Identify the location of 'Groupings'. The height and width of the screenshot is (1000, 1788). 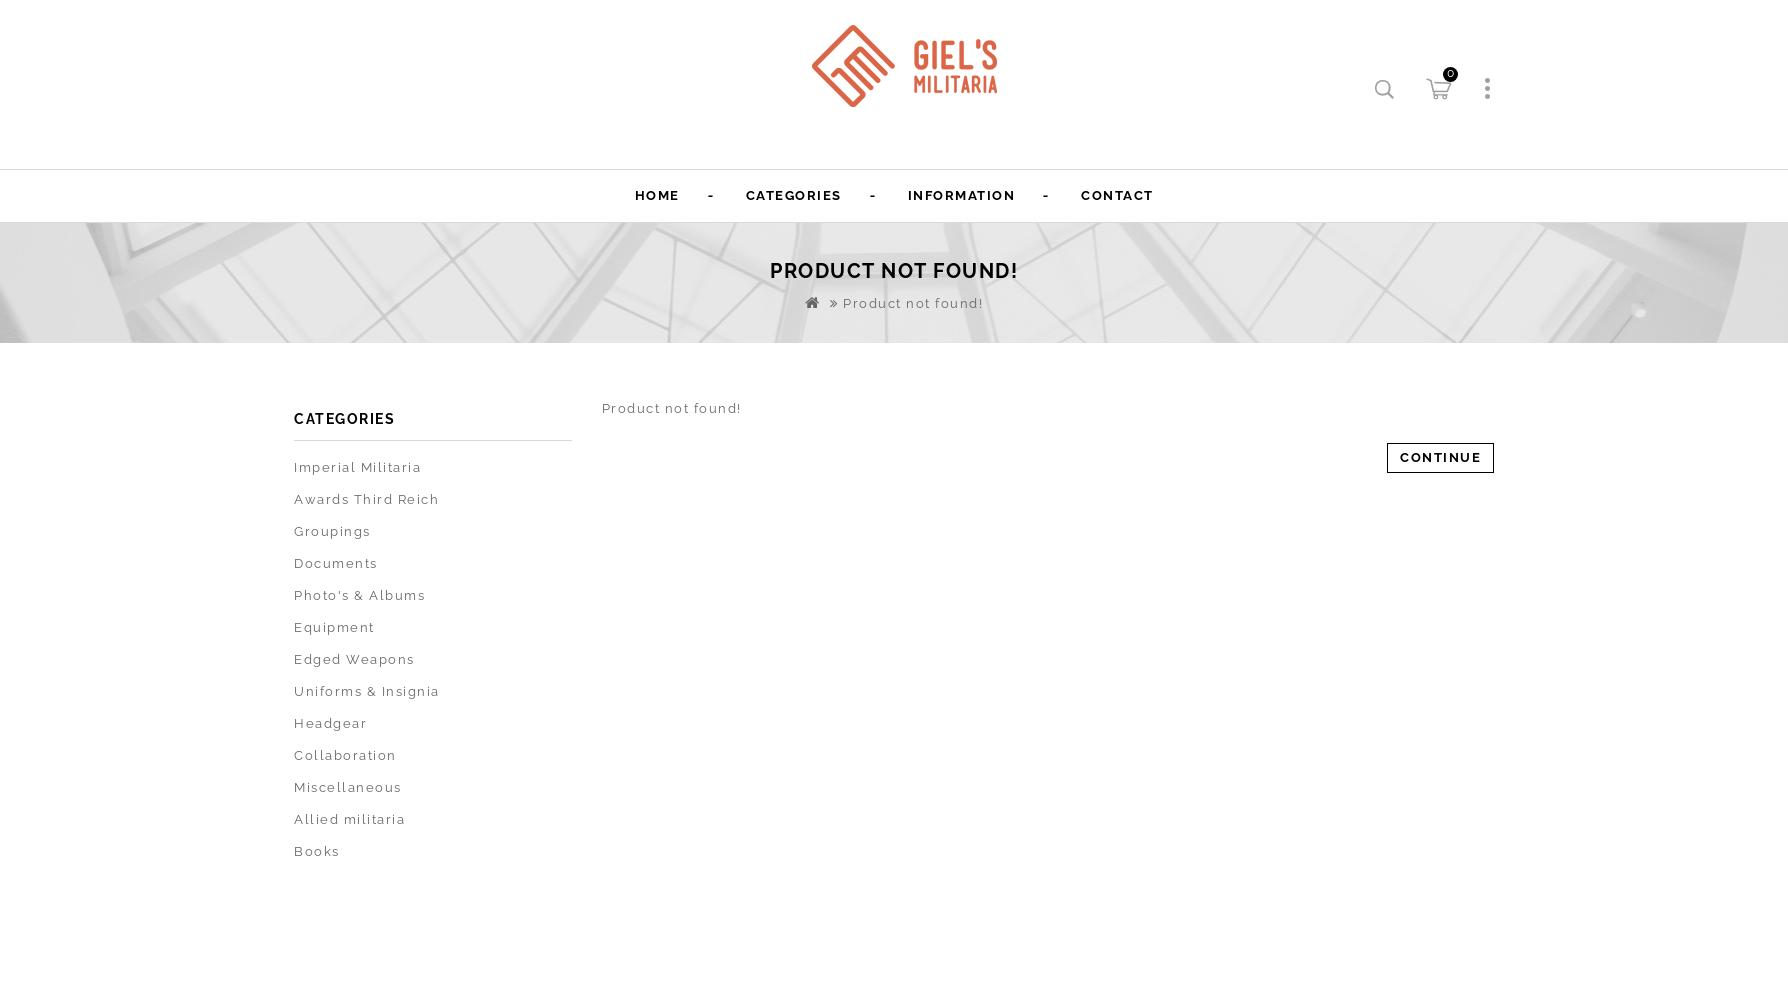
(331, 531).